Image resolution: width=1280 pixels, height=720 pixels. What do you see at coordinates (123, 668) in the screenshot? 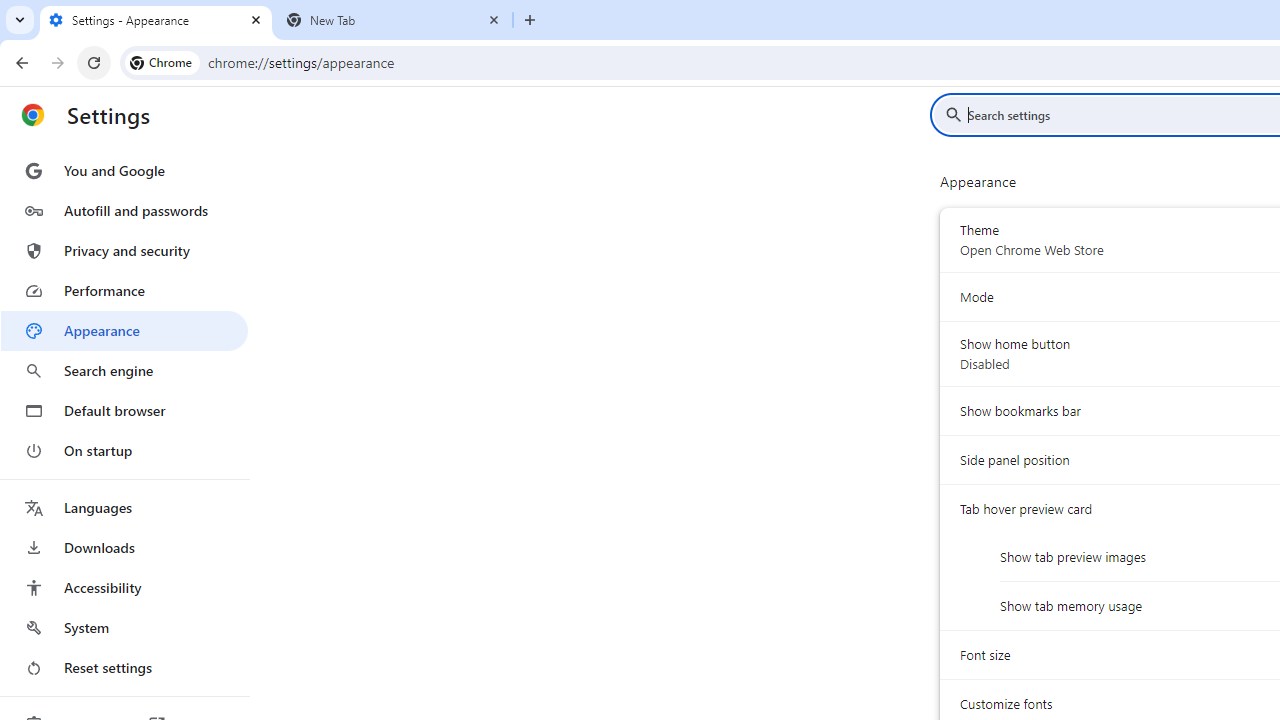
I see `'Reset settings'` at bounding box center [123, 668].